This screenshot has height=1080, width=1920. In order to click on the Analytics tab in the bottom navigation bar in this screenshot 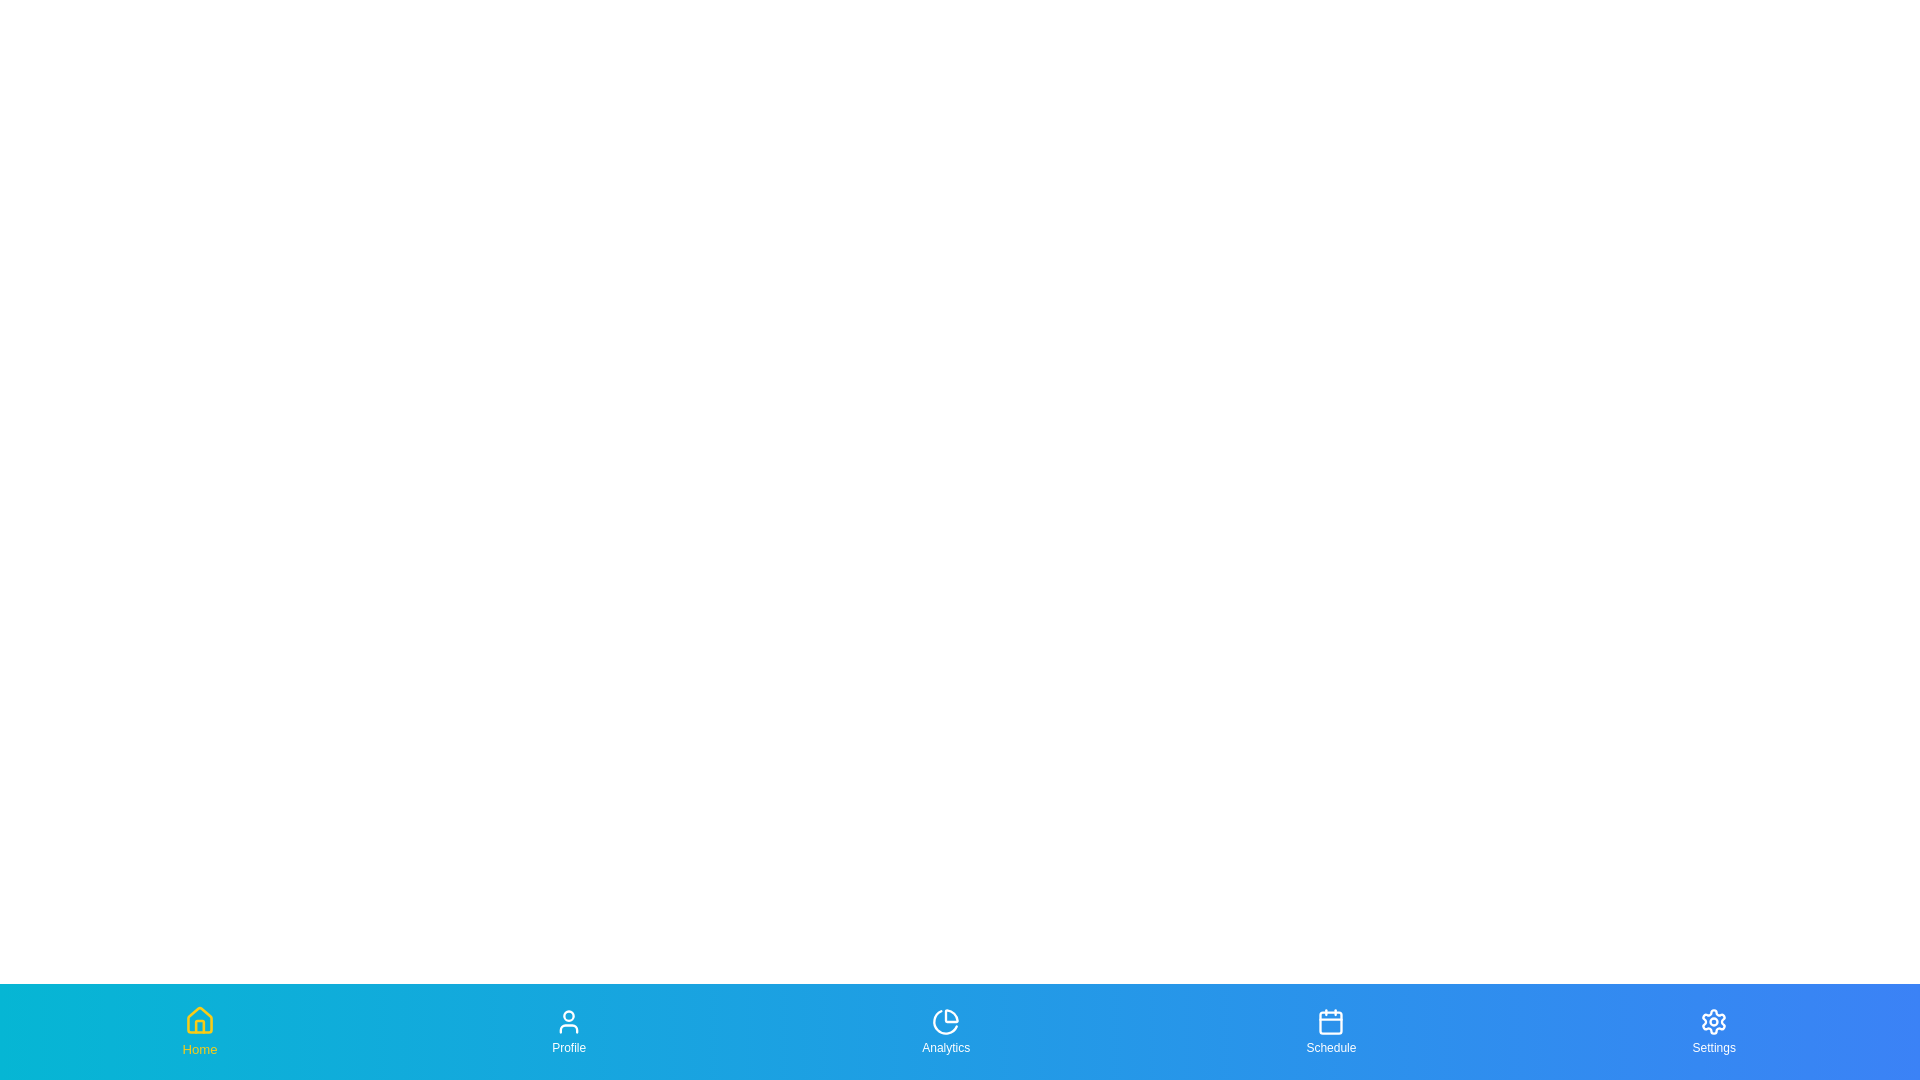, I will do `click(944, 1032)`.